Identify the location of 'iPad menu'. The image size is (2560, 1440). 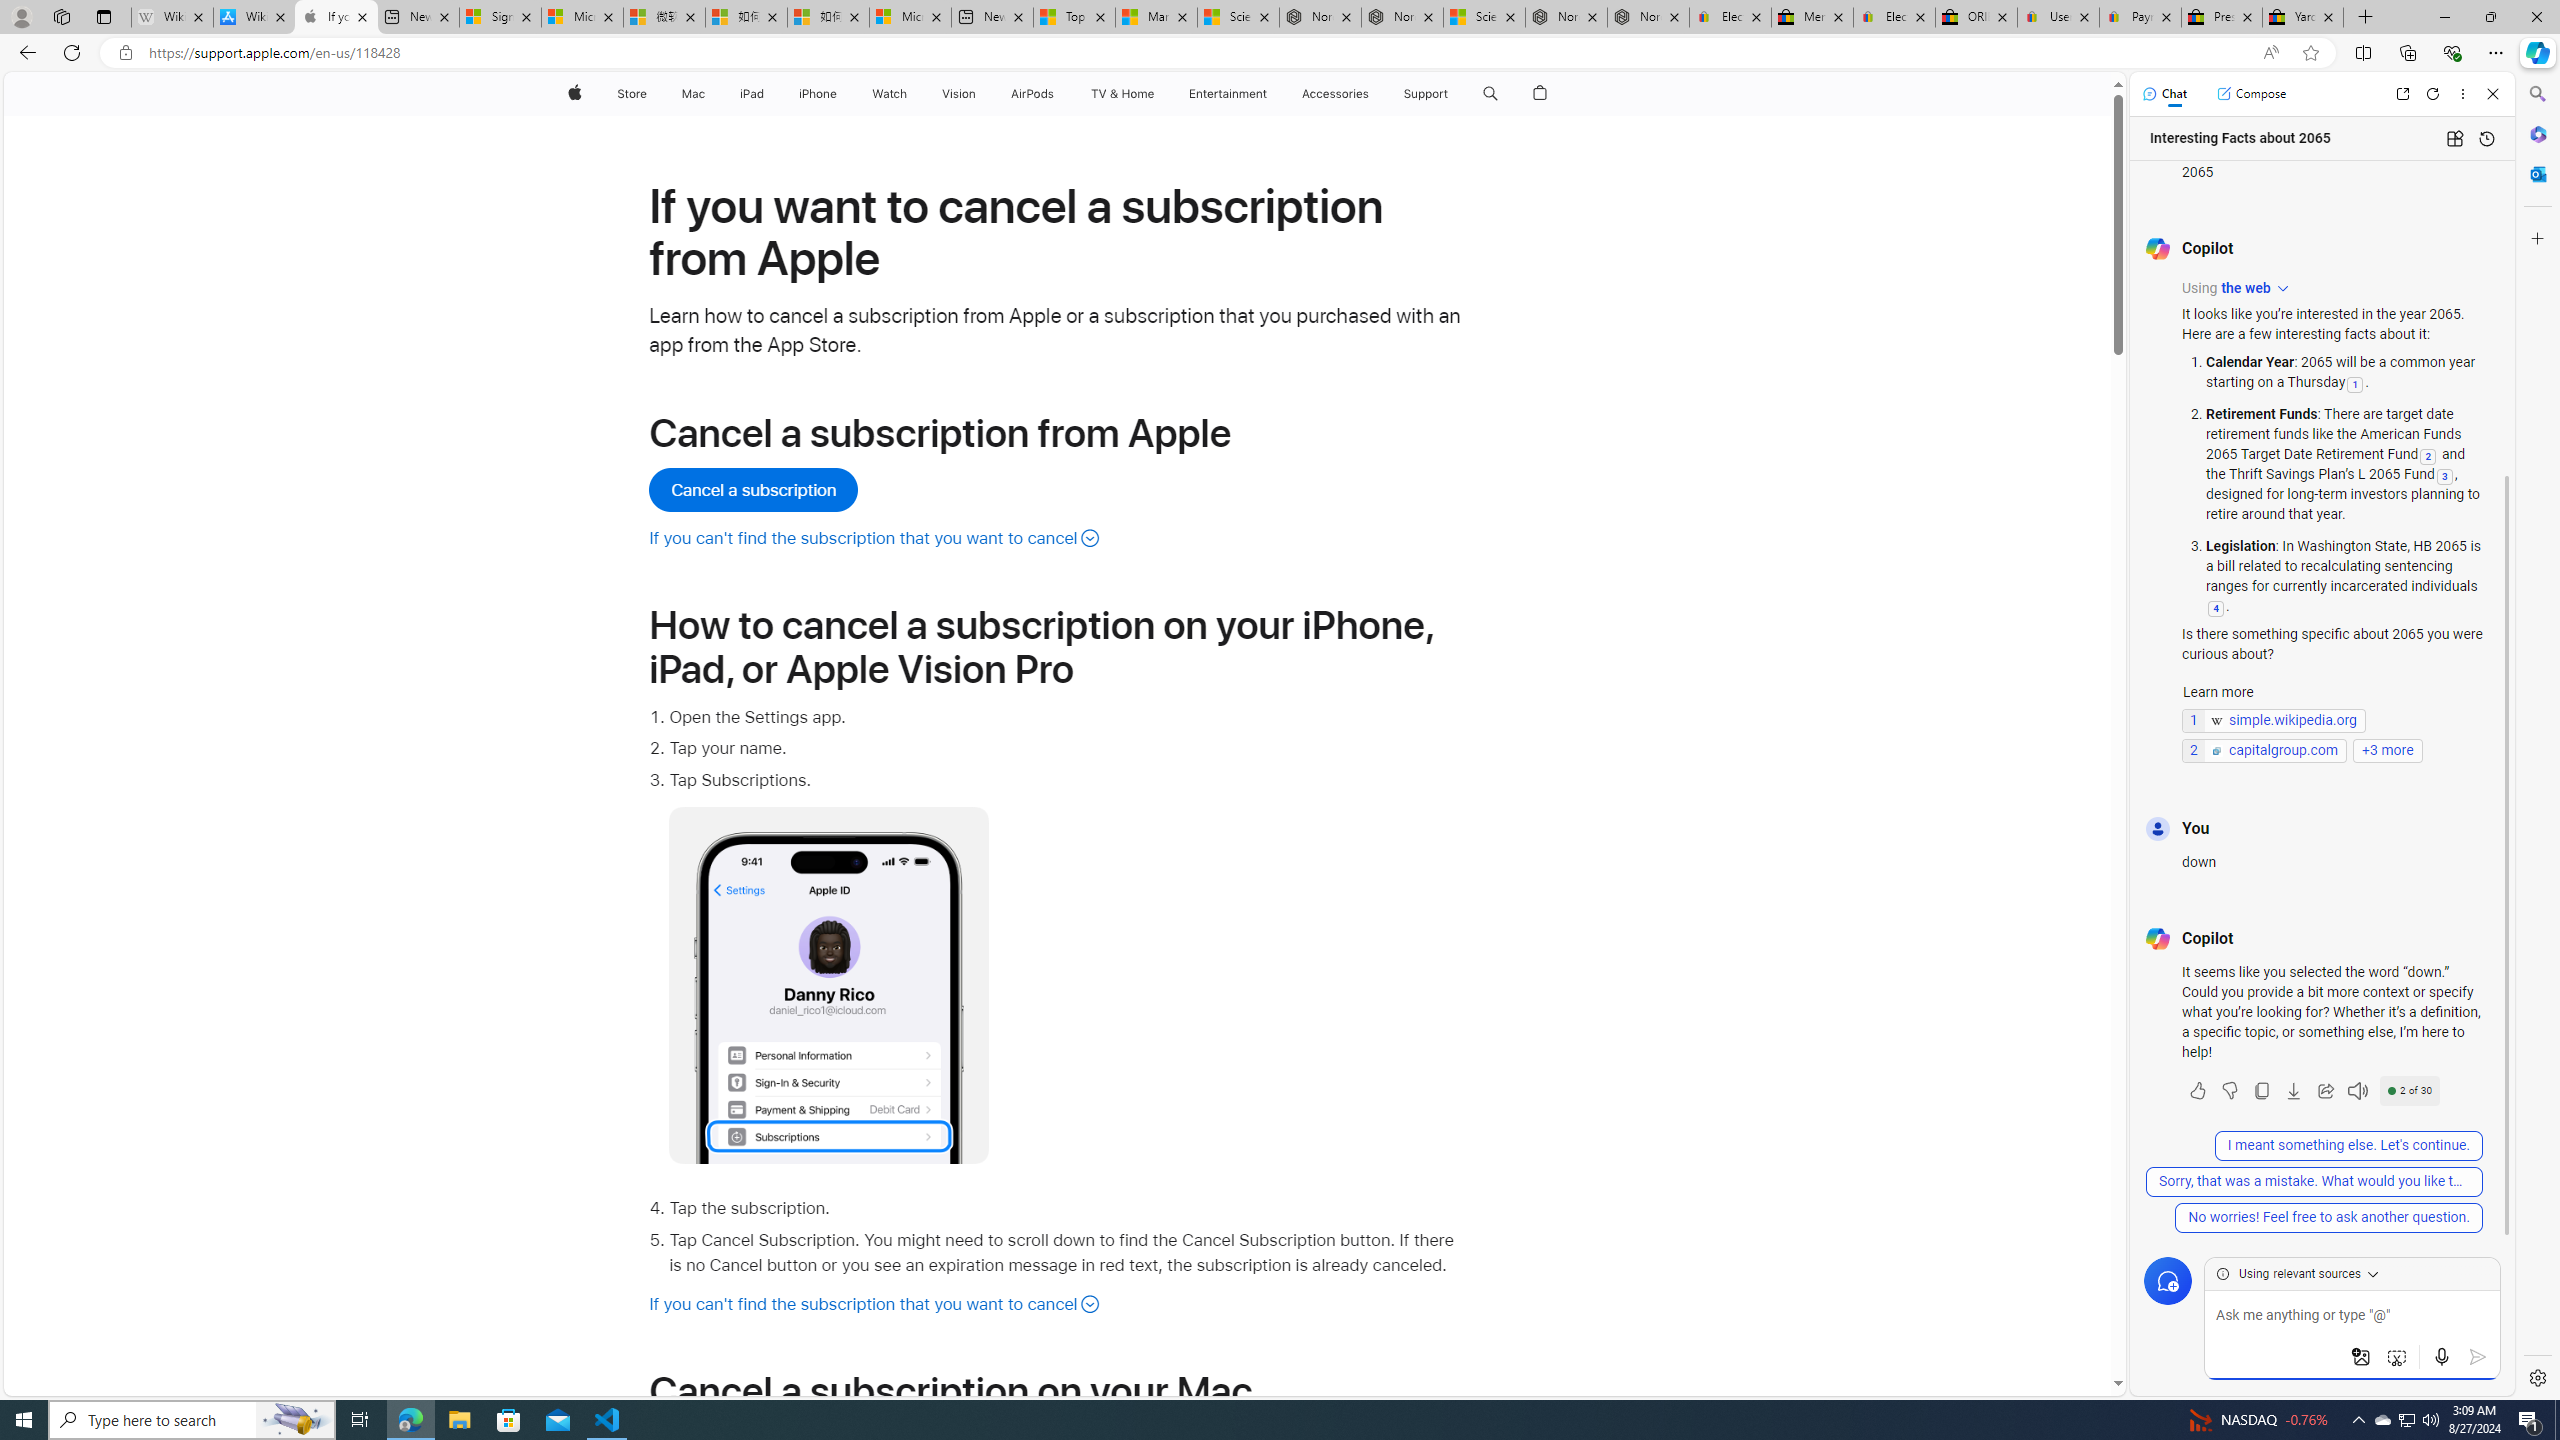
(766, 93).